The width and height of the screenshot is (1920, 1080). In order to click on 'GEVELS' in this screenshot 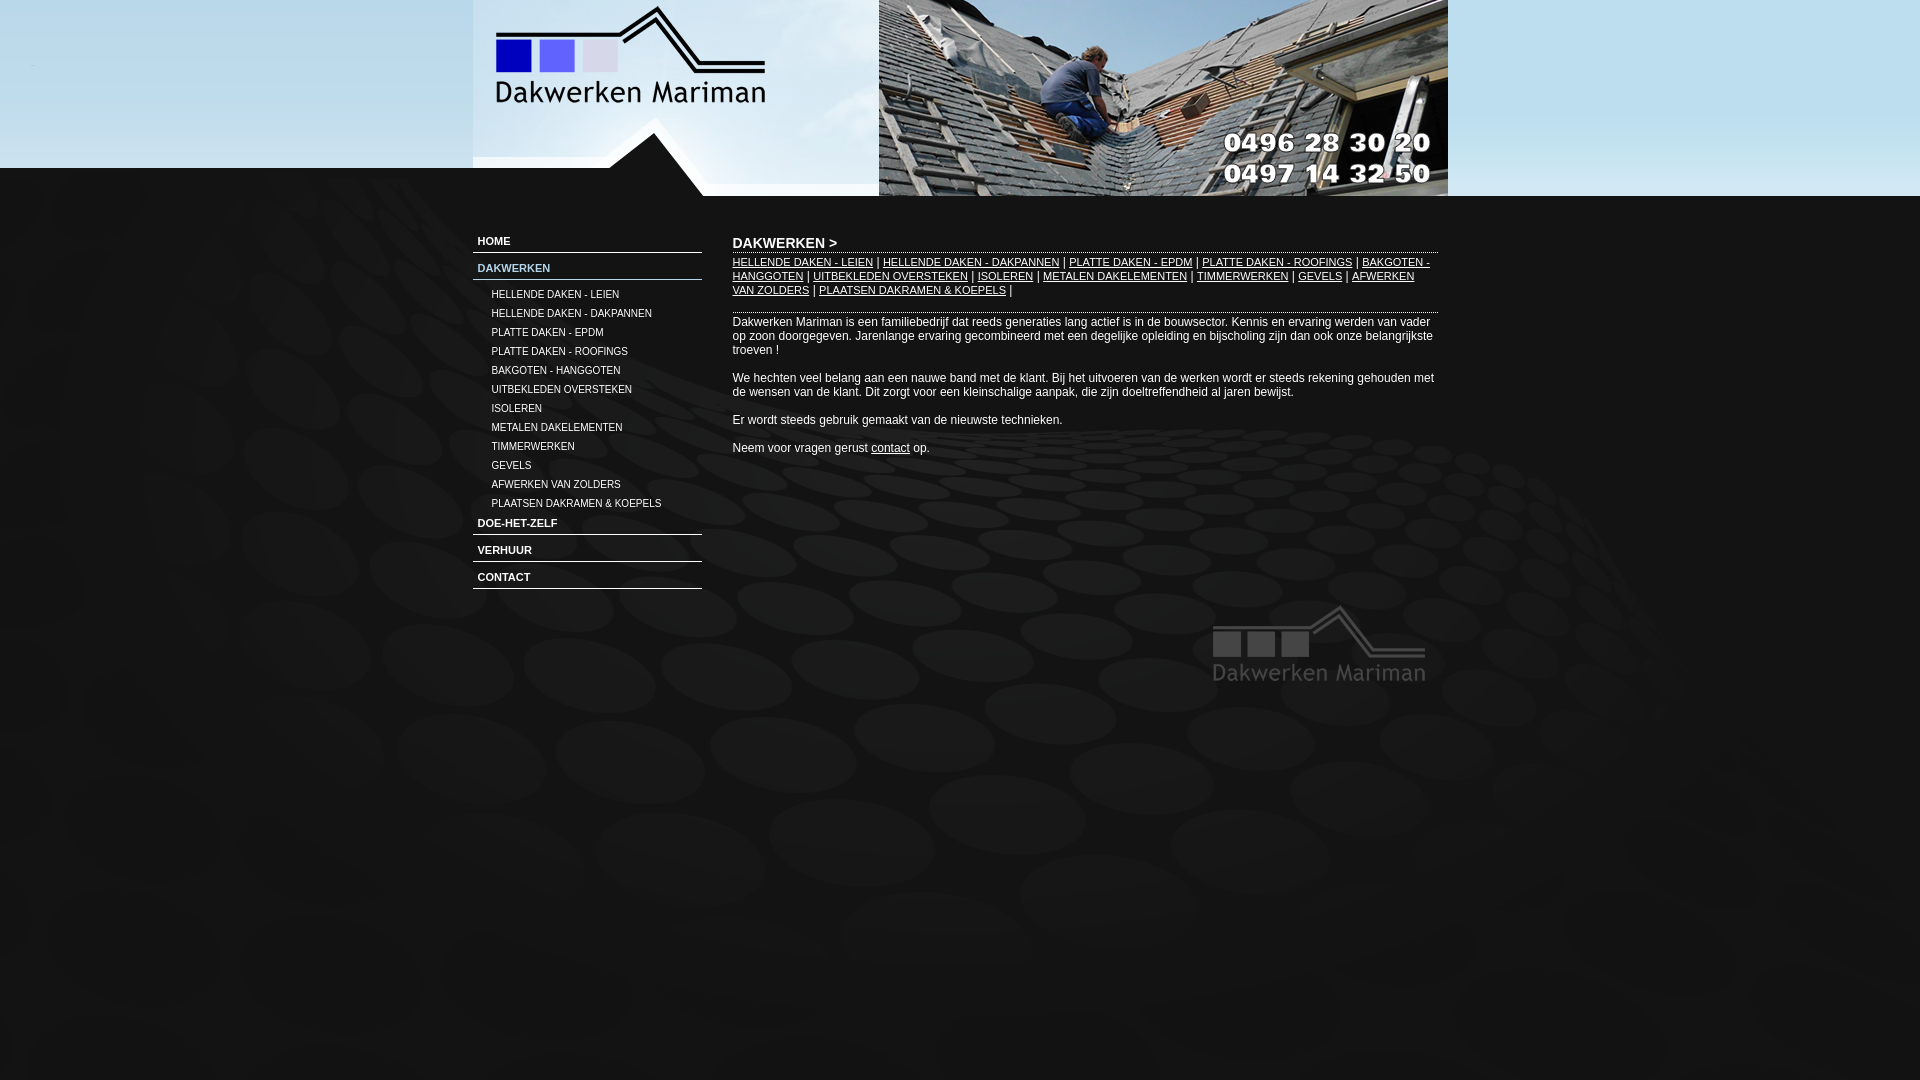, I will do `click(474, 464)`.